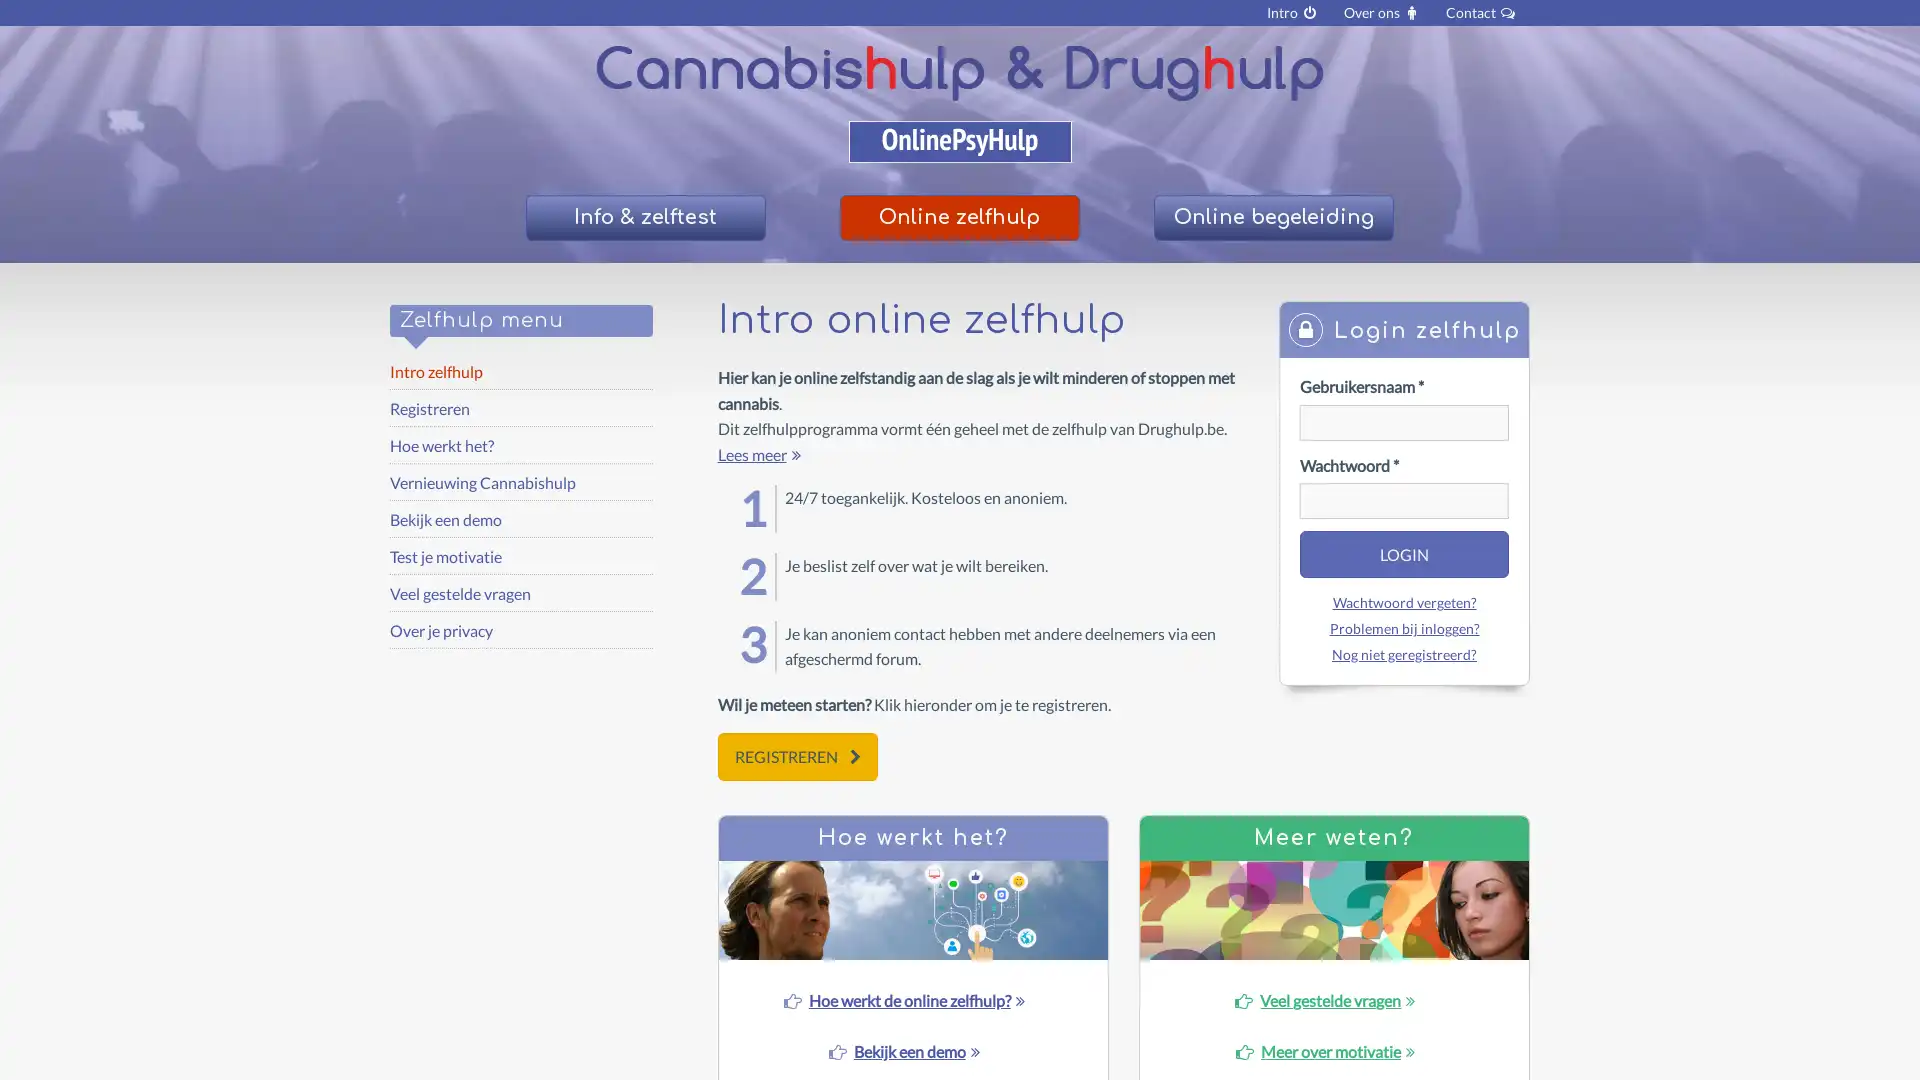 This screenshot has height=1080, width=1920. I want to click on Info & zelftest, so click(644, 219).